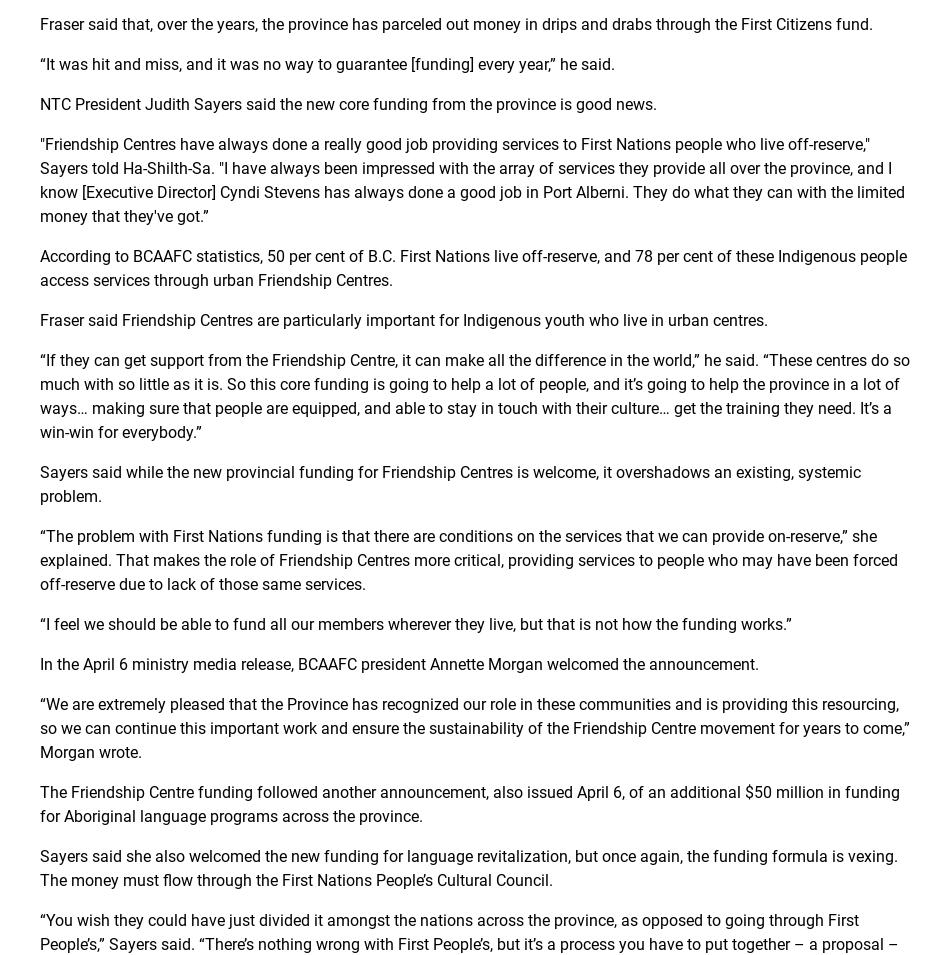 The image size is (950, 955). Describe the element at coordinates (39, 484) in the screenshot. I see `'Sayers said while the new provincial funding for Friendship Centres is welcome, it overshadows an existing, systemic problem.'` at that location.